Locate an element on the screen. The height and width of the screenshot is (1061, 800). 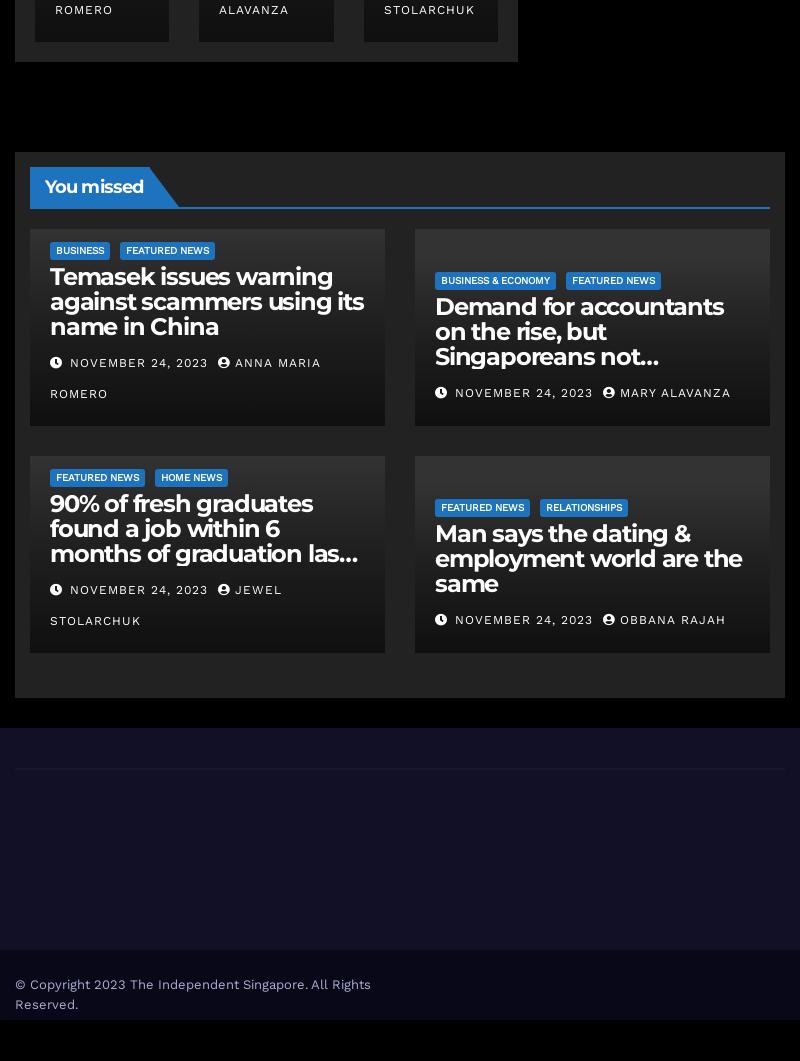
'Home News' is located at coordinates (161, 477).